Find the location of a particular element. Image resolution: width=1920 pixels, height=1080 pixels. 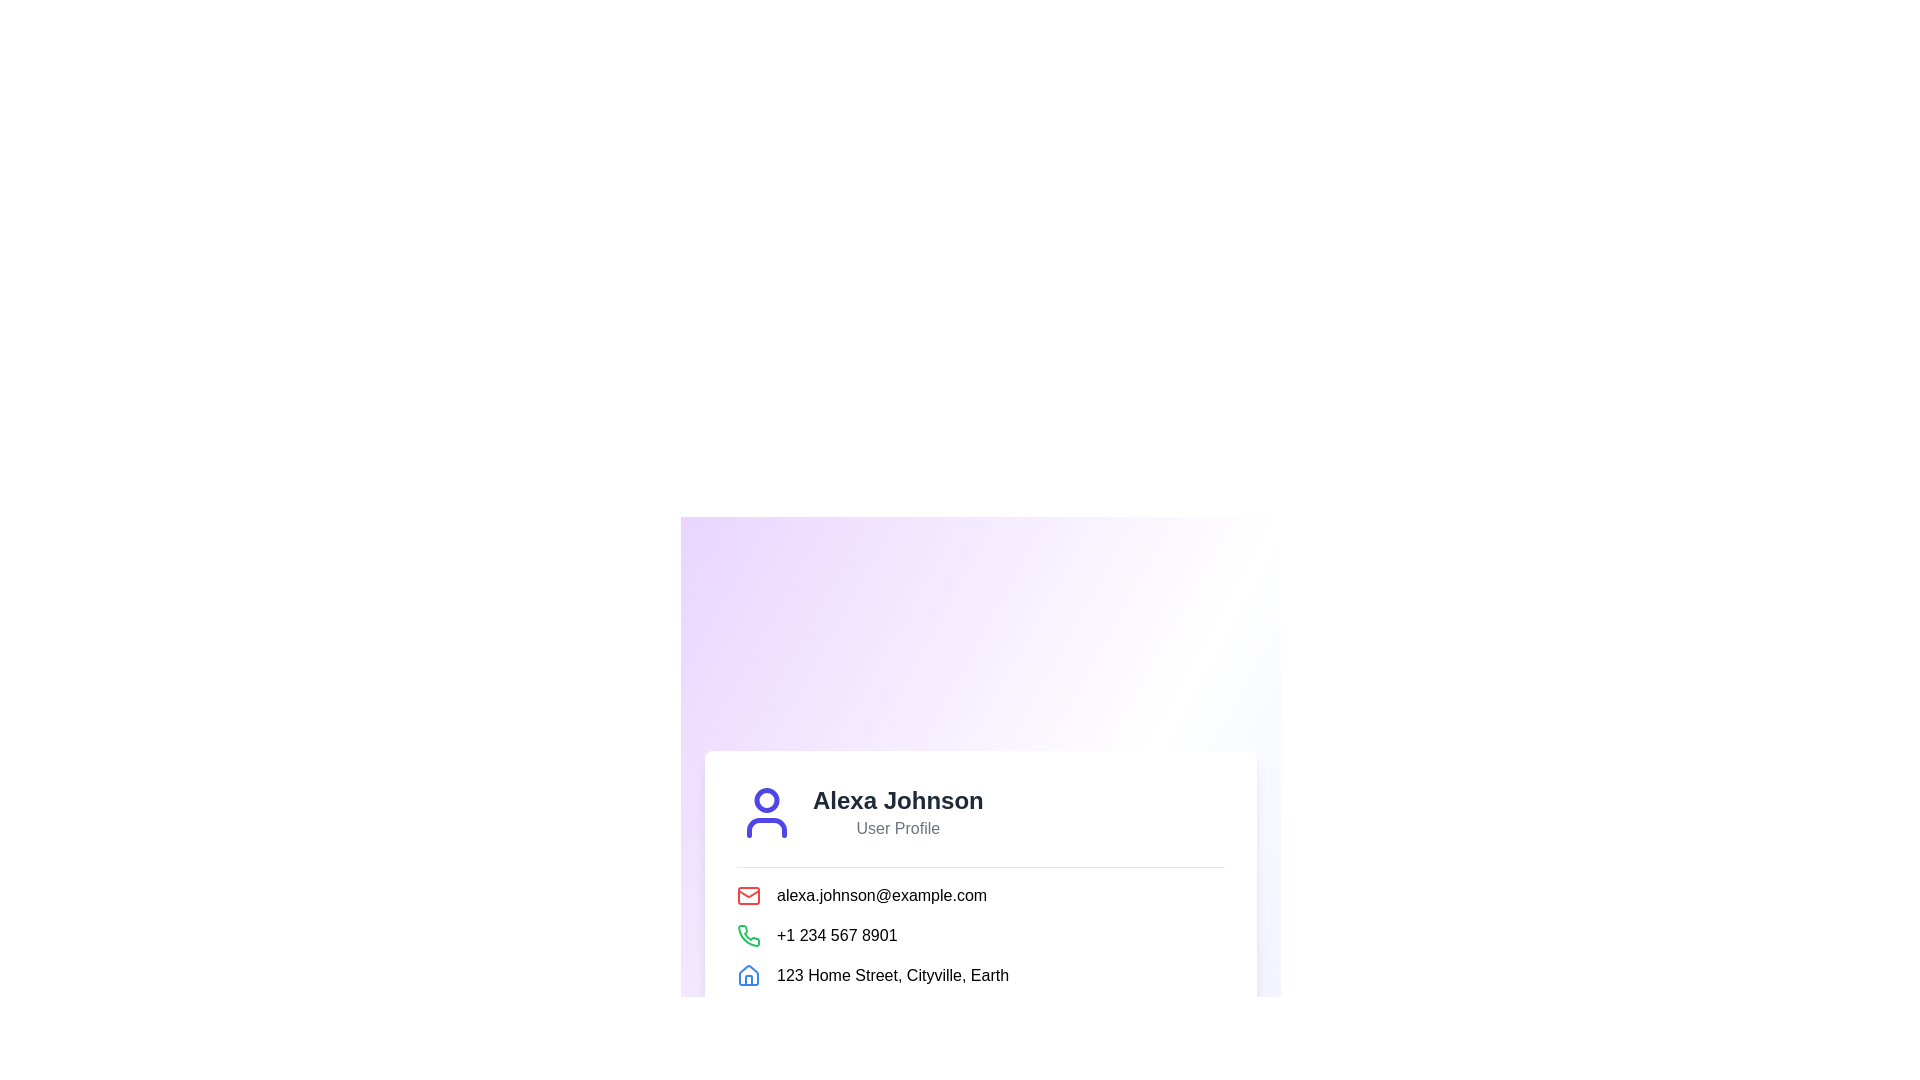

the Profile header section displaying 'Alexa Johnson' is located at coordinates (980, 812).